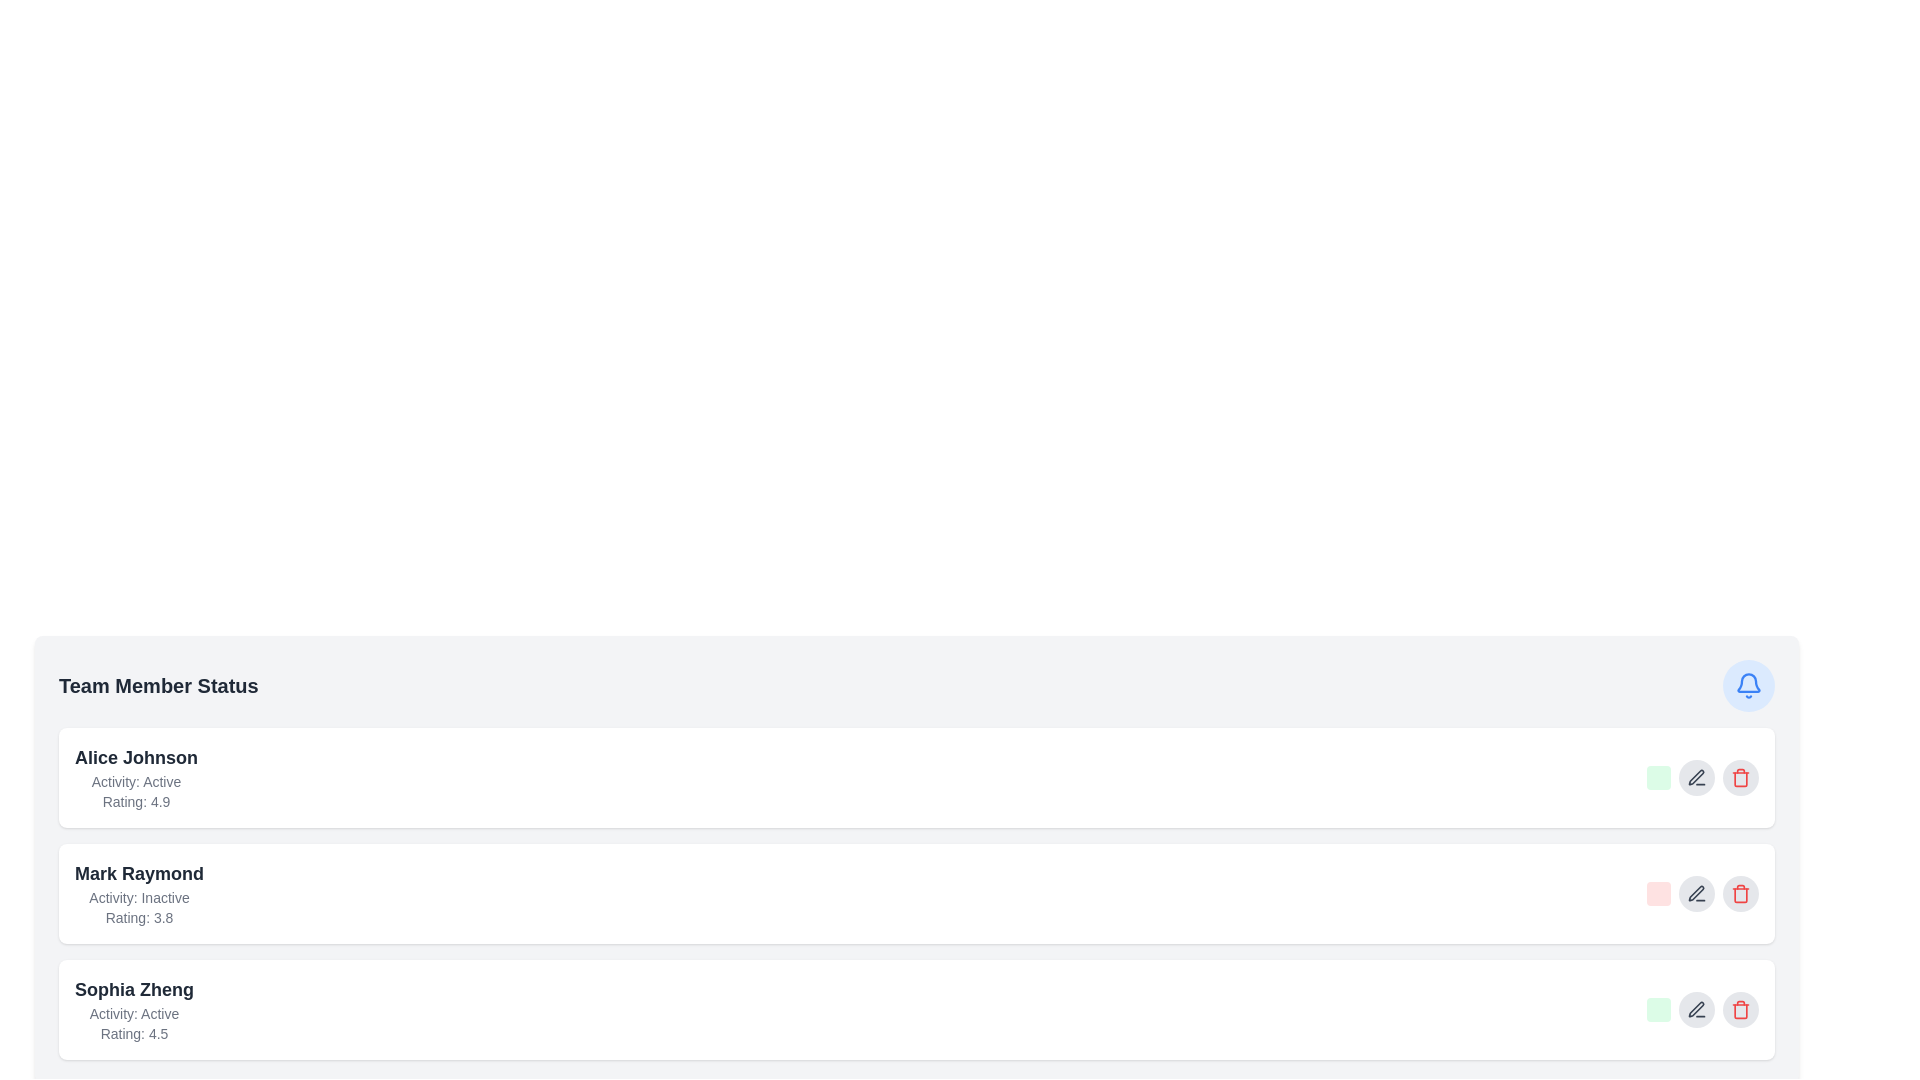 This screenshot has width=1920, height=1080. I want to click on the informational text block displaying the name, activity status, and rating of a team member, located in the top-left corner of the first card in the 'Team Member Status' panel, so click(135, 777).